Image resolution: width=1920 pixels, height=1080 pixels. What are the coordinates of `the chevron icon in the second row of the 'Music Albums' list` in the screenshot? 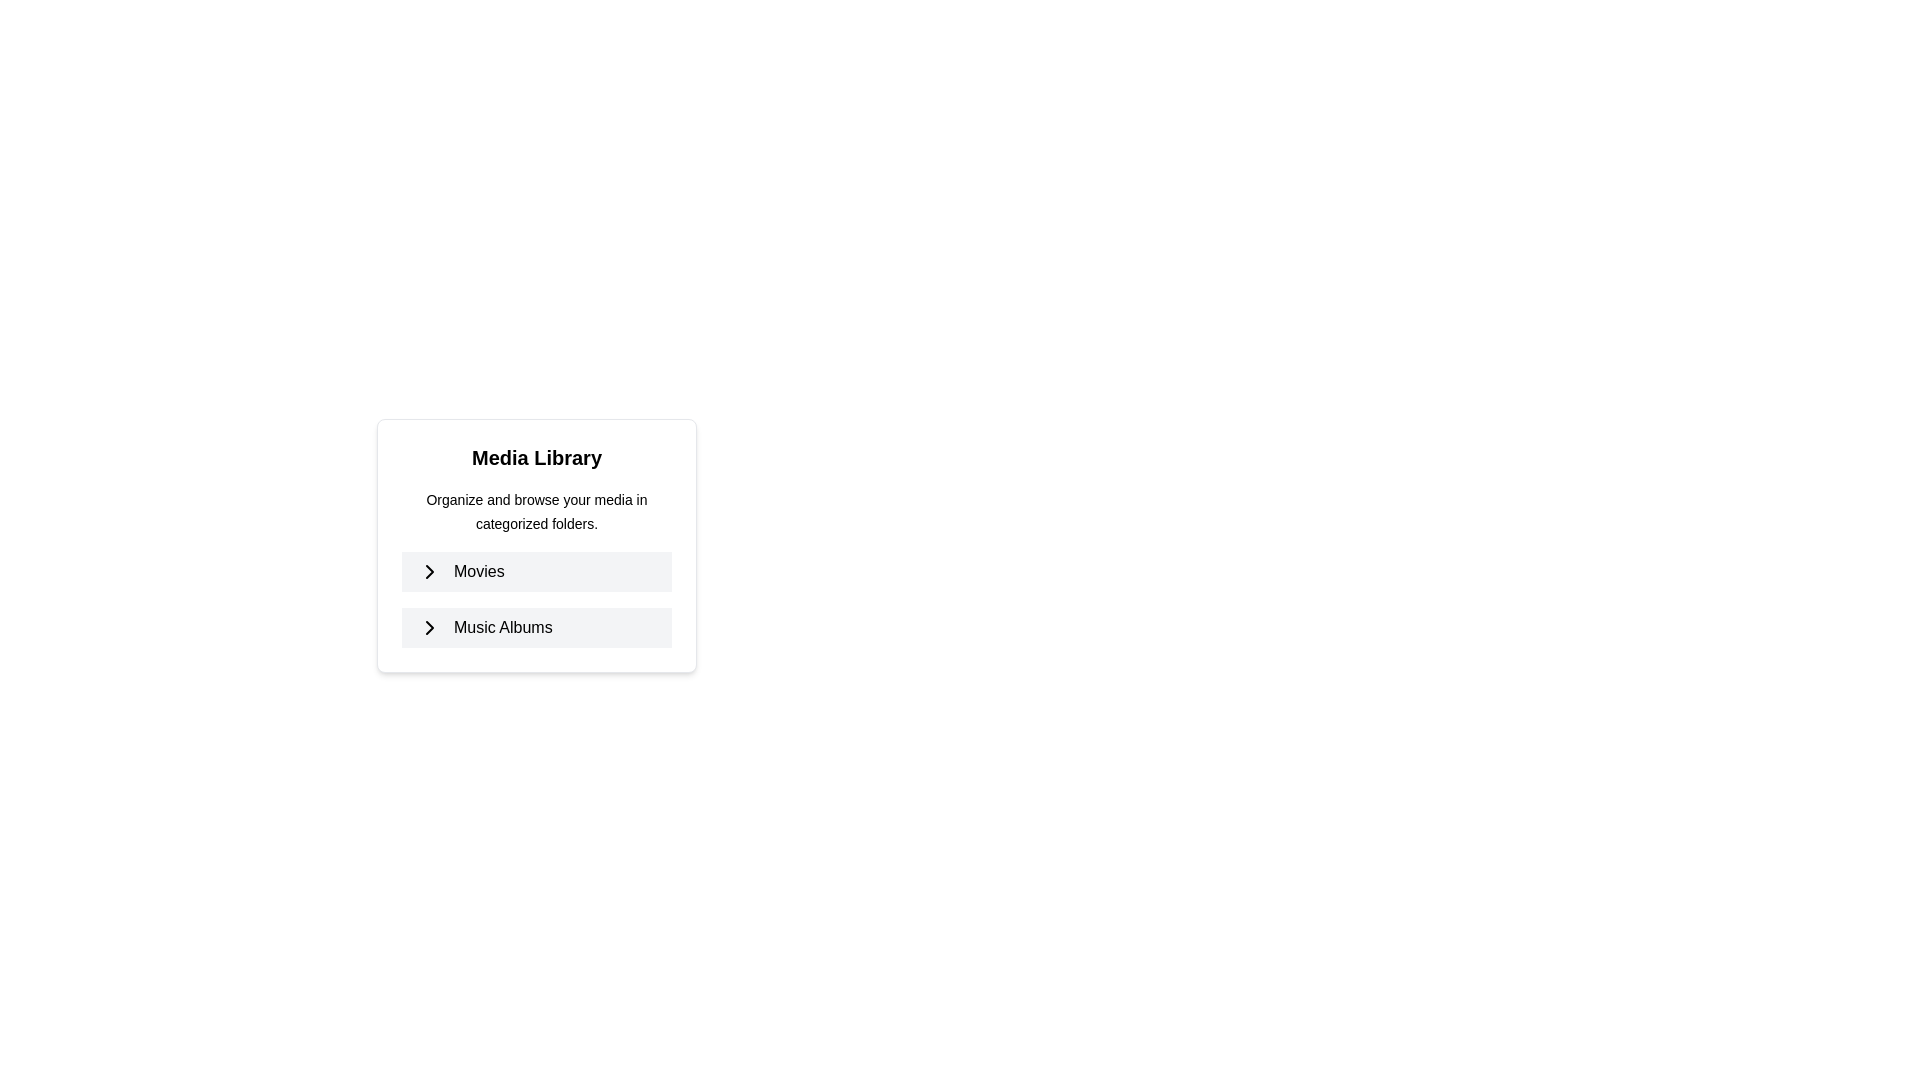 It's located at (429, 627).